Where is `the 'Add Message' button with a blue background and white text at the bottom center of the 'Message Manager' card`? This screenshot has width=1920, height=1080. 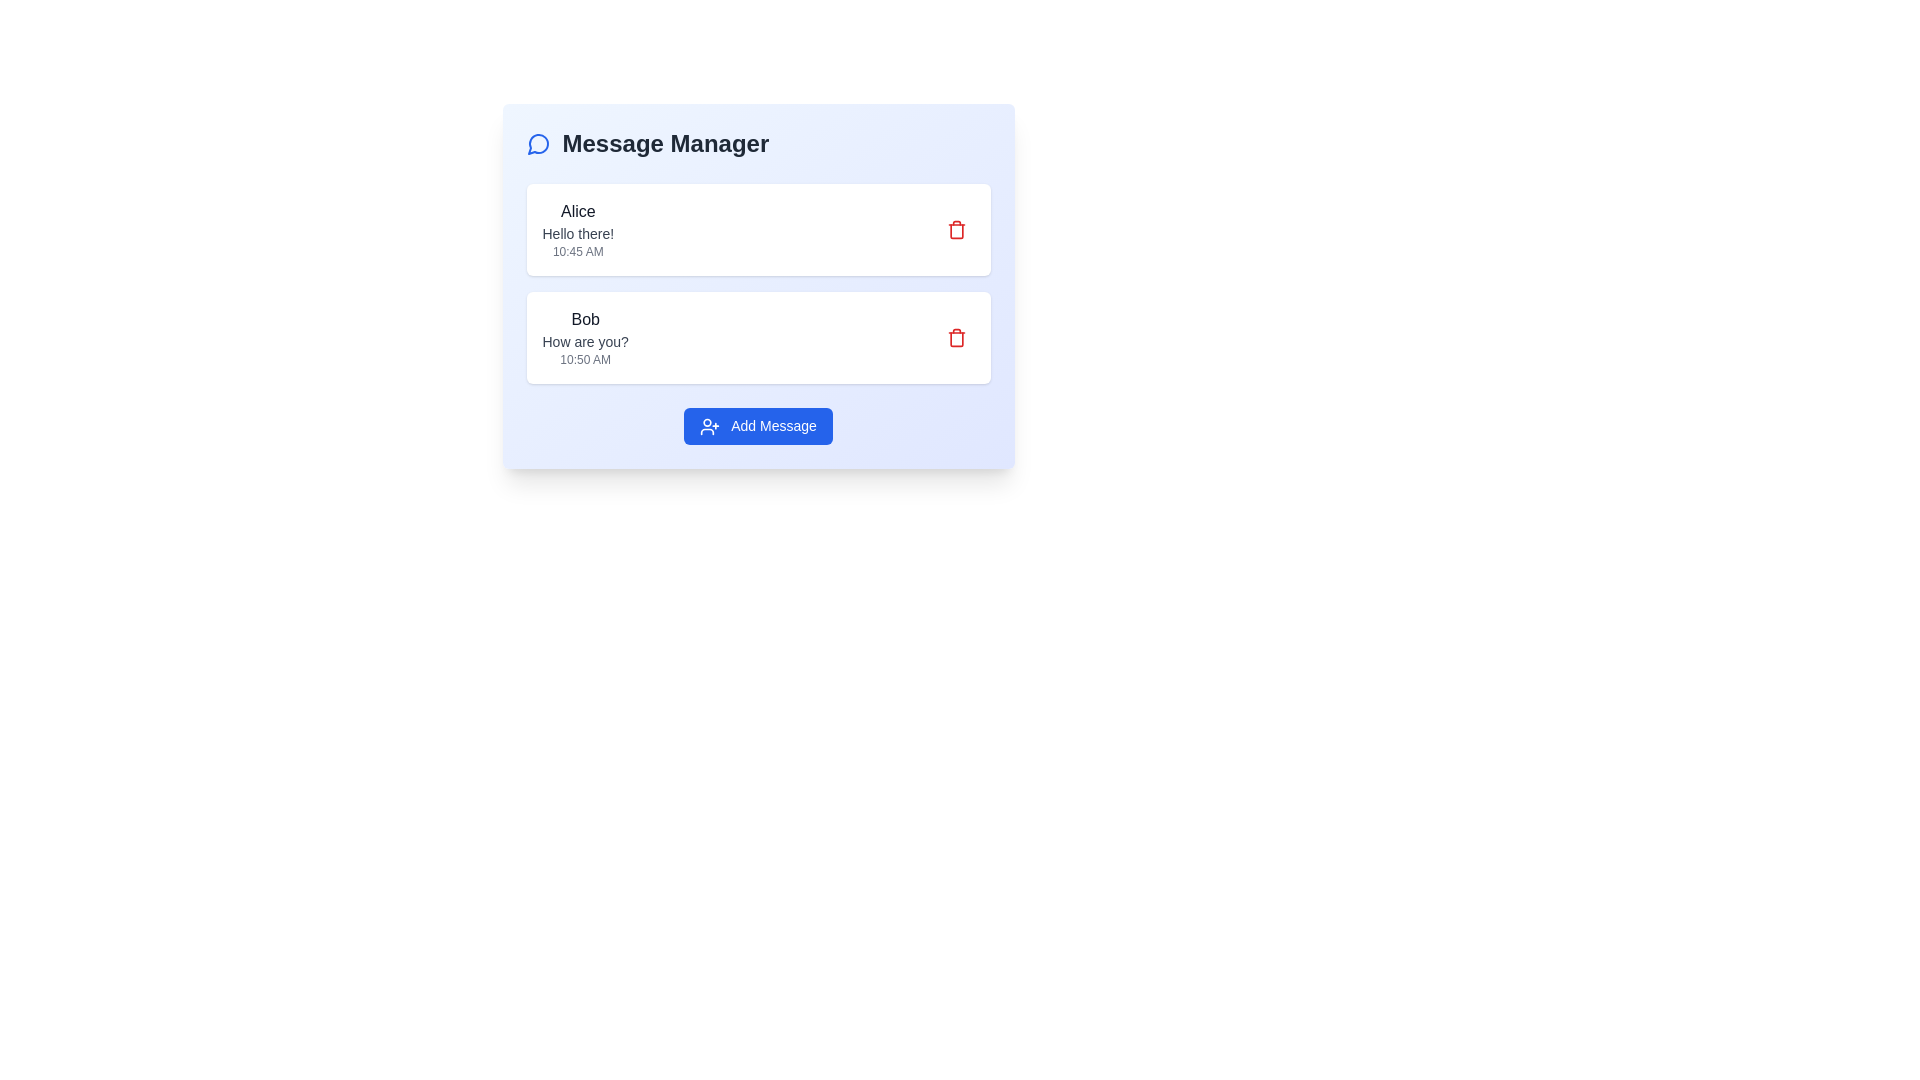
the 'Add Message' button with a blue background and white text at the bottom center of the 'Message Manager' card is located at coordinates (757, 425).